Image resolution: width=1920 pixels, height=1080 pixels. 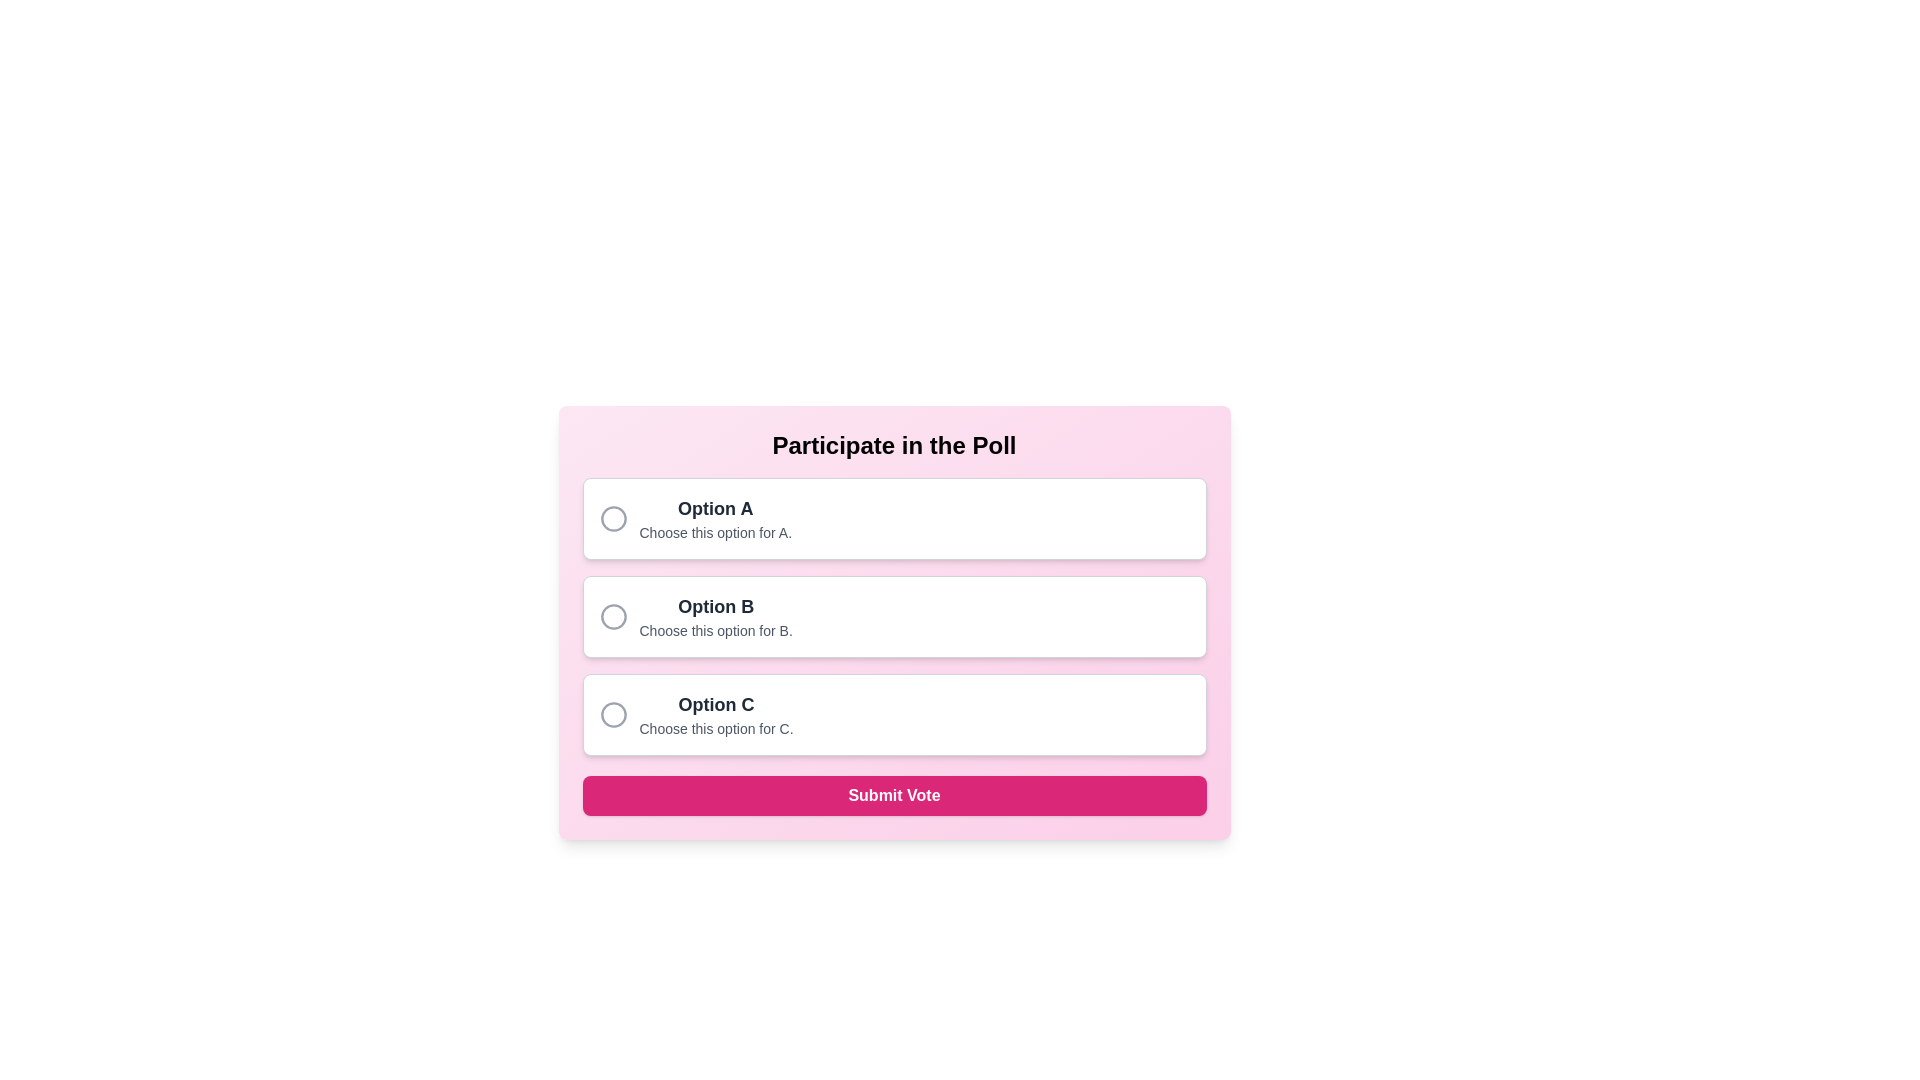 I want to click on the 'Option B' radio button element, which displays the title 'Option B' in bold and larger font, along with the subtitle 'Choose this option for B.' styled in shades of gray on a white background, so click(x=716, y=616).